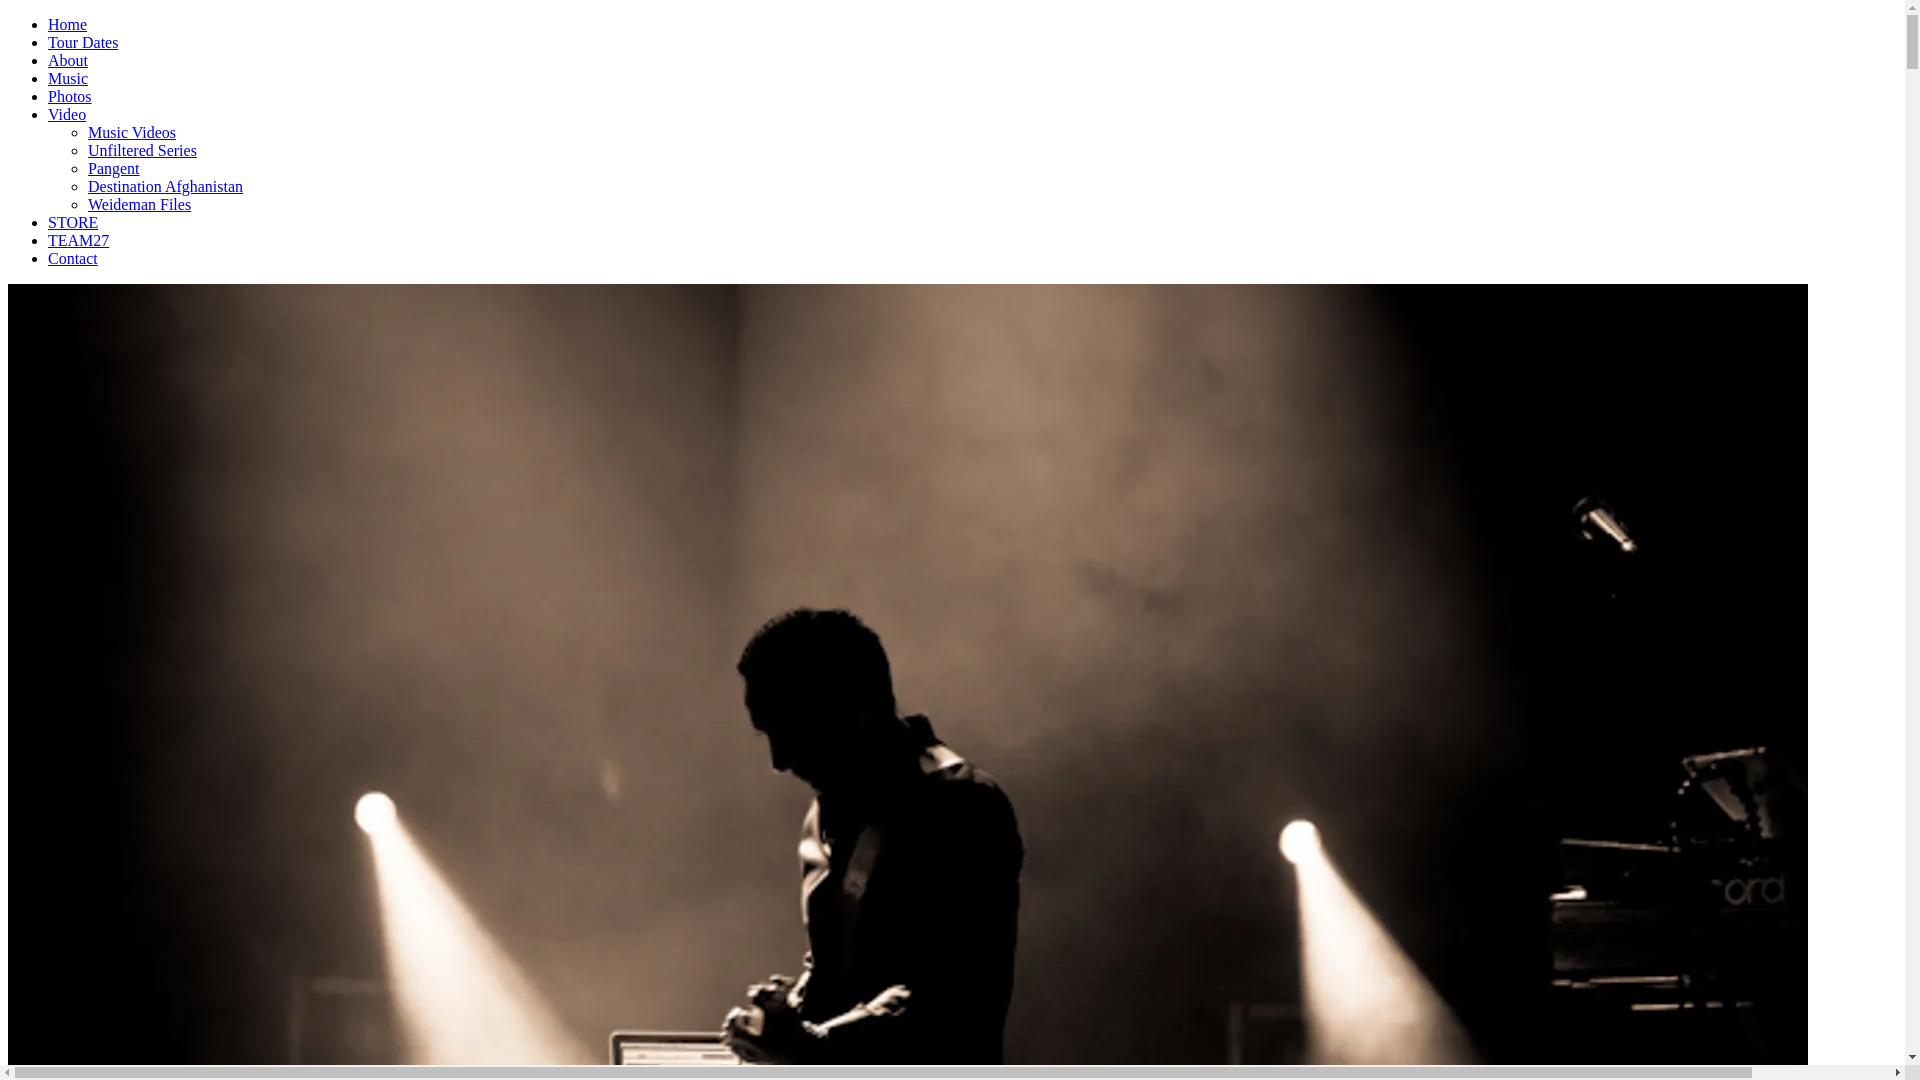 Image resolution: width=1920 pixels, height=1080 pixels. What do you see at coordinates (48, 59) in the screenshot?
I see `'About'` at bounding box center [48, 59].